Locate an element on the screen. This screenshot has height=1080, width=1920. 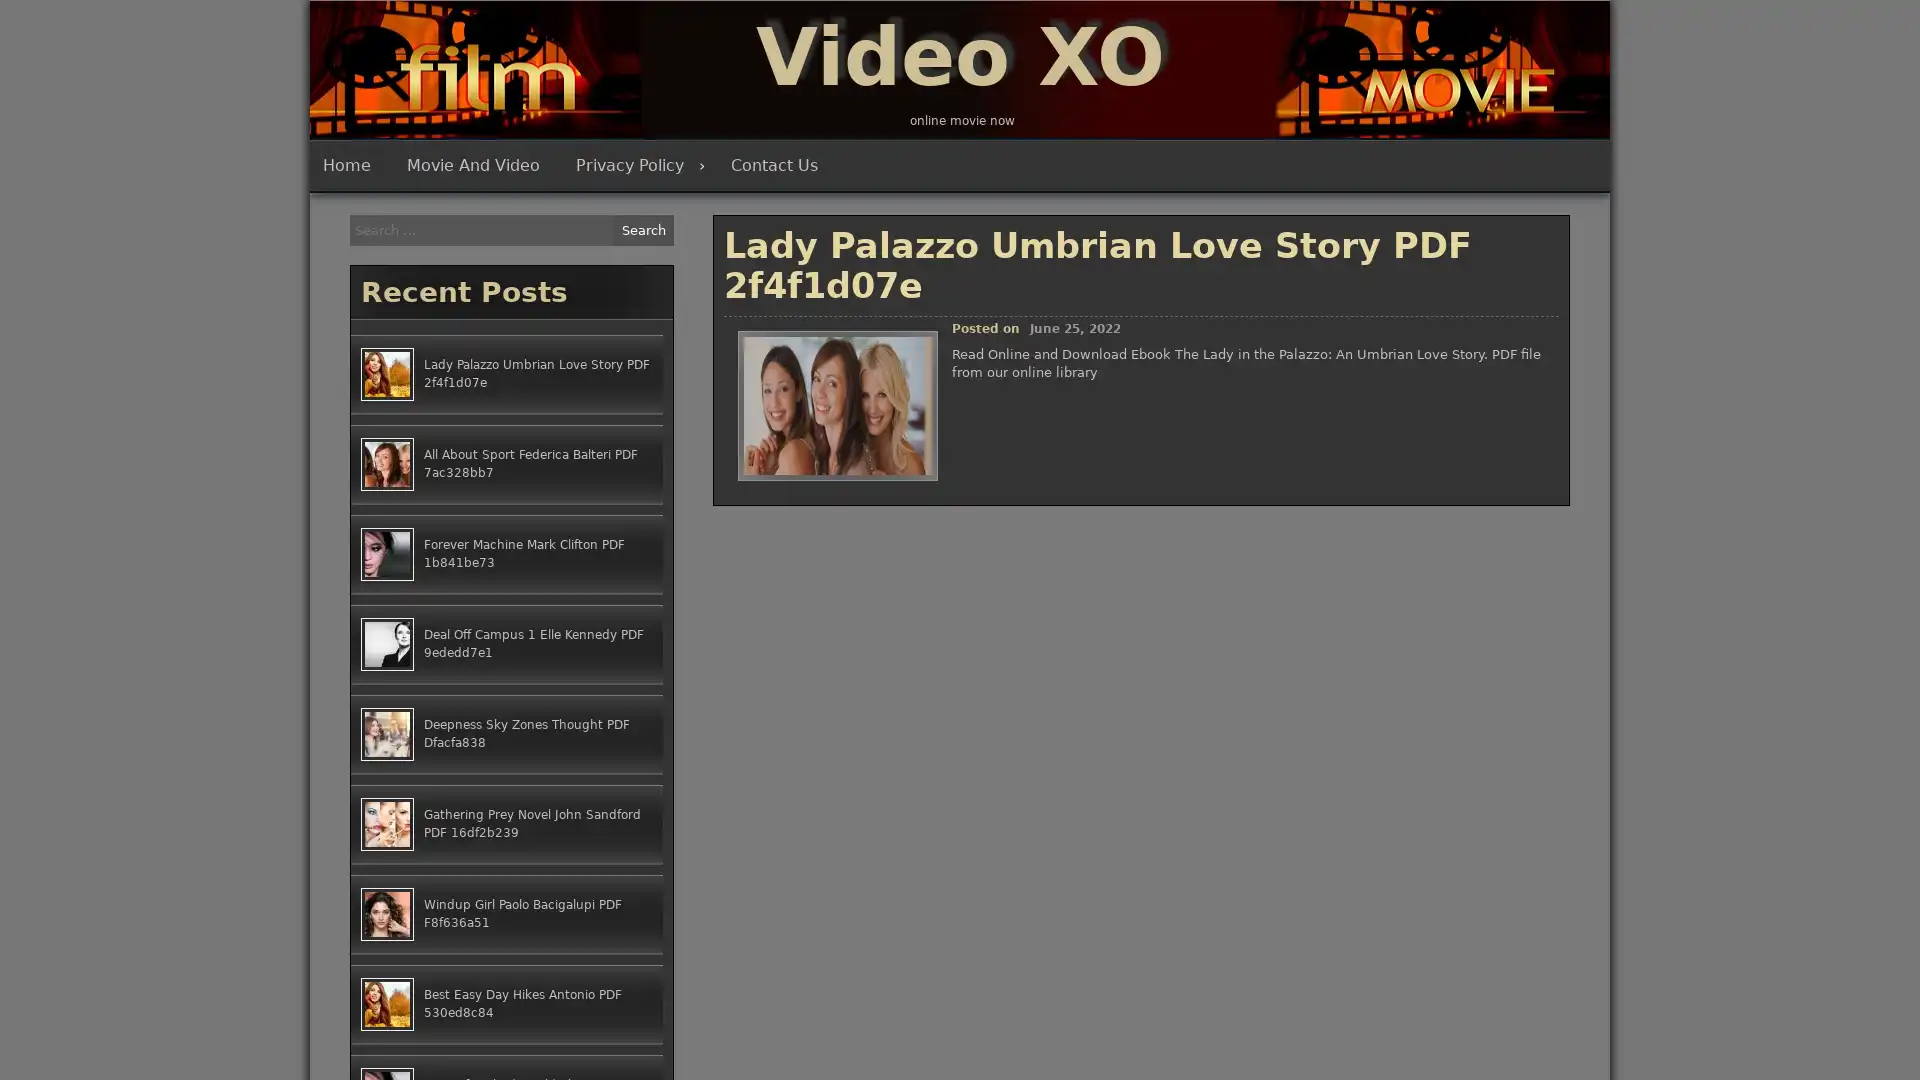
Search is located at coordinates (643, 229).